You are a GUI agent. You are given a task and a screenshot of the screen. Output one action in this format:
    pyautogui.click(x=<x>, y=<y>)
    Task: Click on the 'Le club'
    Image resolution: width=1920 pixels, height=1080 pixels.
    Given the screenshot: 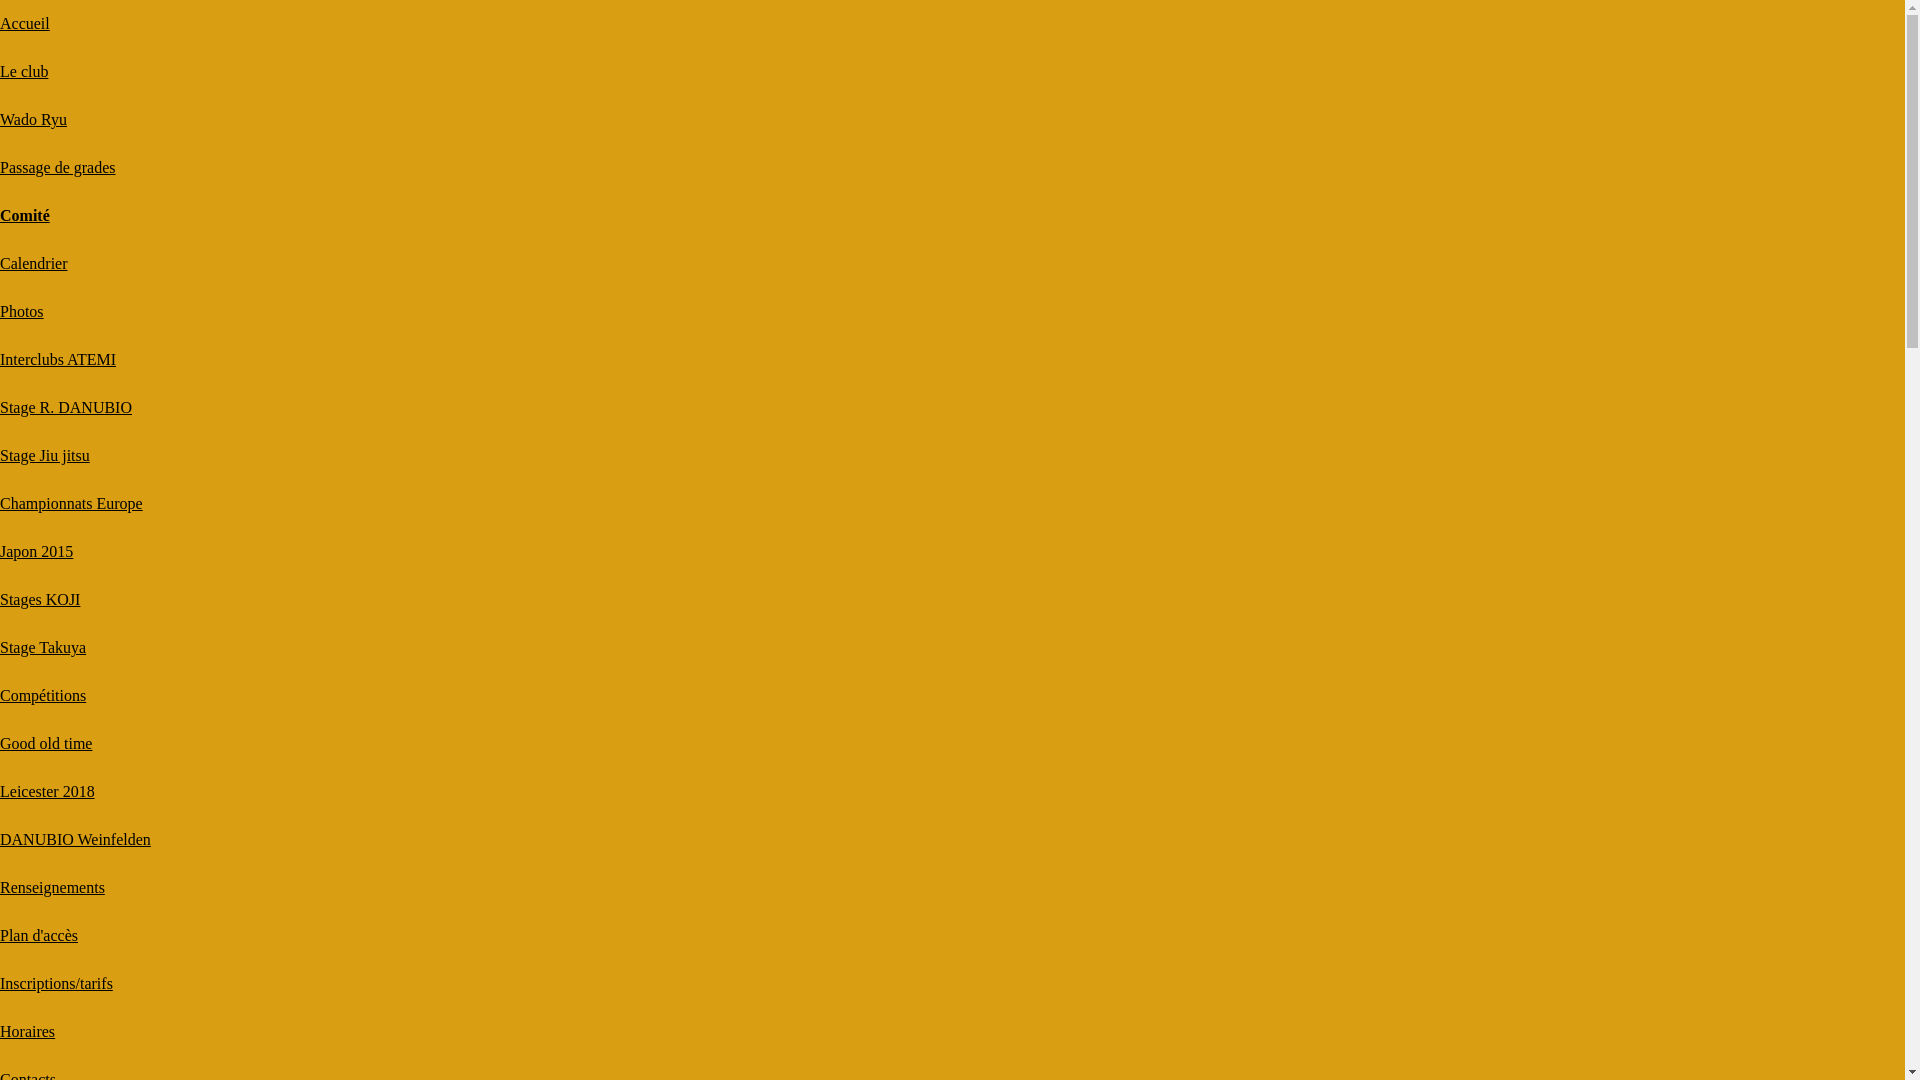 What is the action you would take?
    pyautogui.click(x=24, y=70)
    